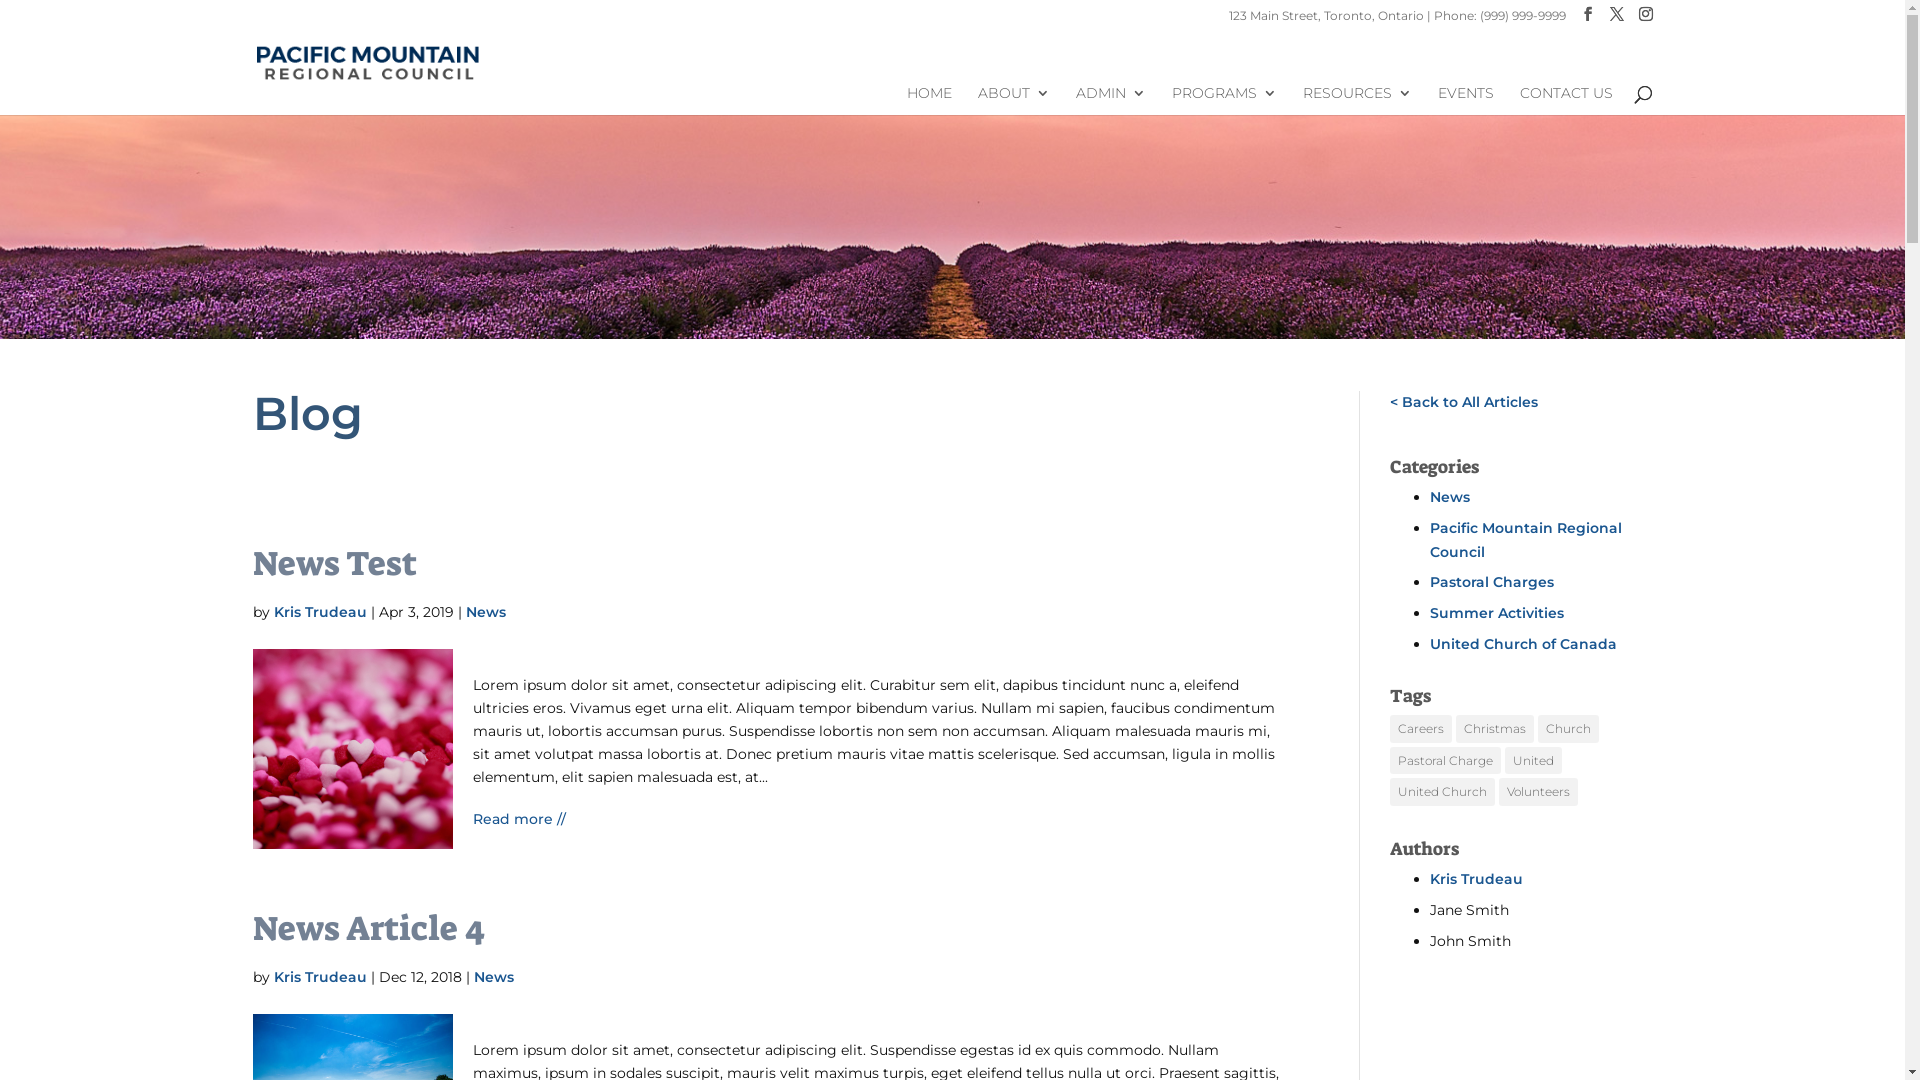  I want to click on 'EVENTS', so click(1465, 100).